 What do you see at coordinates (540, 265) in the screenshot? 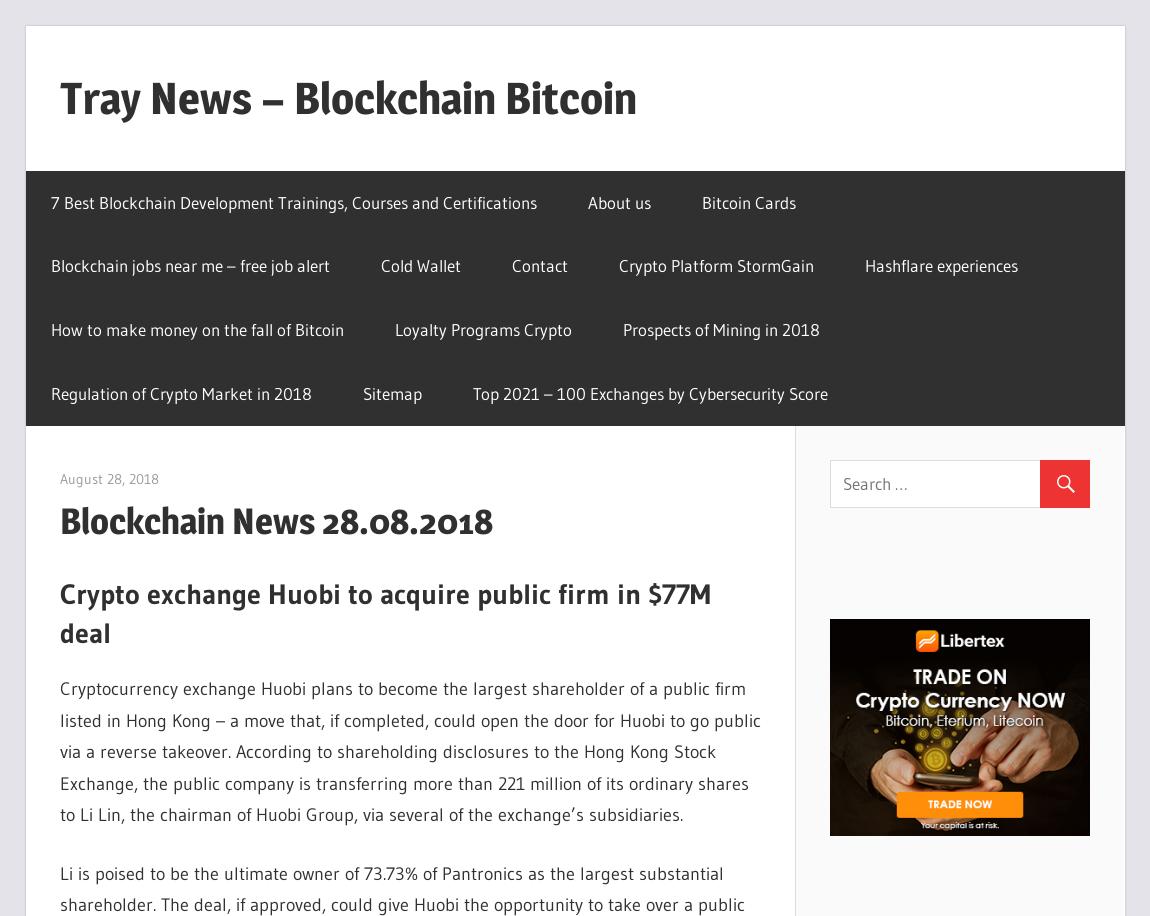
I see `'Contact'` at bounding box center [540, 265].